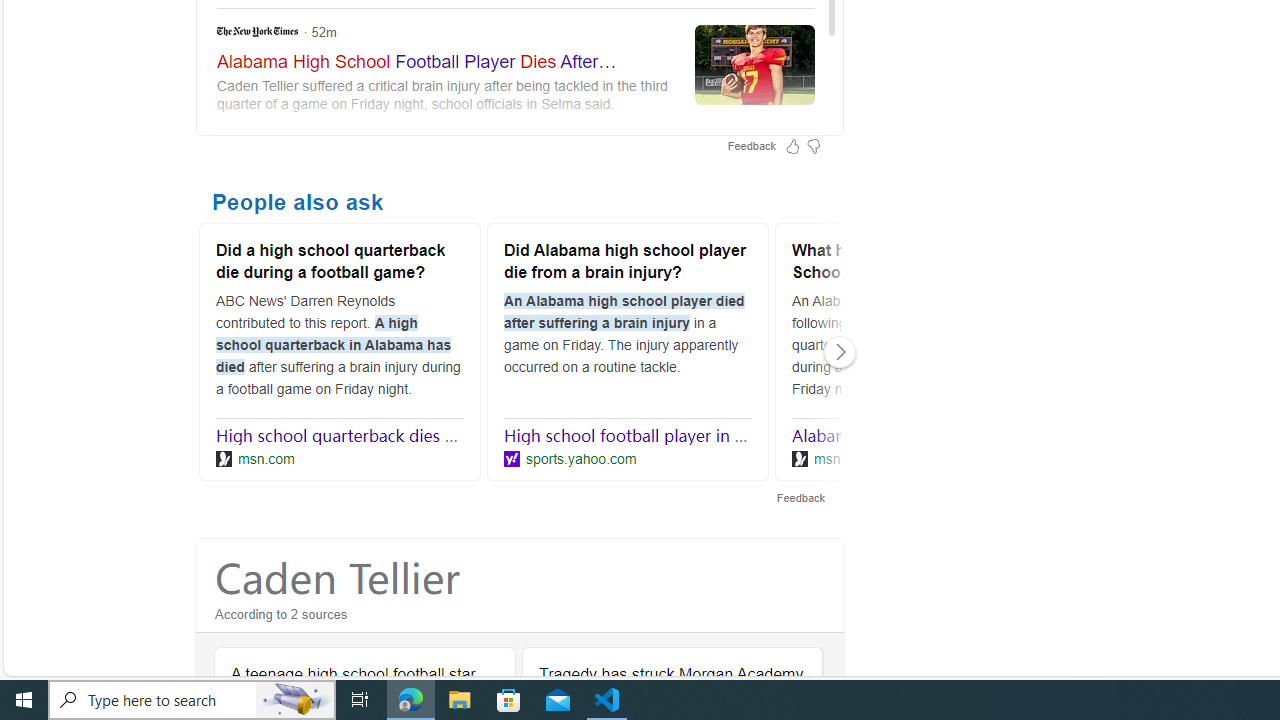 This screenshot has height=720, width=1280. Describe the element at coordinates (791, 145) in the screenshot. I see `'Feedback Like'` at that location.